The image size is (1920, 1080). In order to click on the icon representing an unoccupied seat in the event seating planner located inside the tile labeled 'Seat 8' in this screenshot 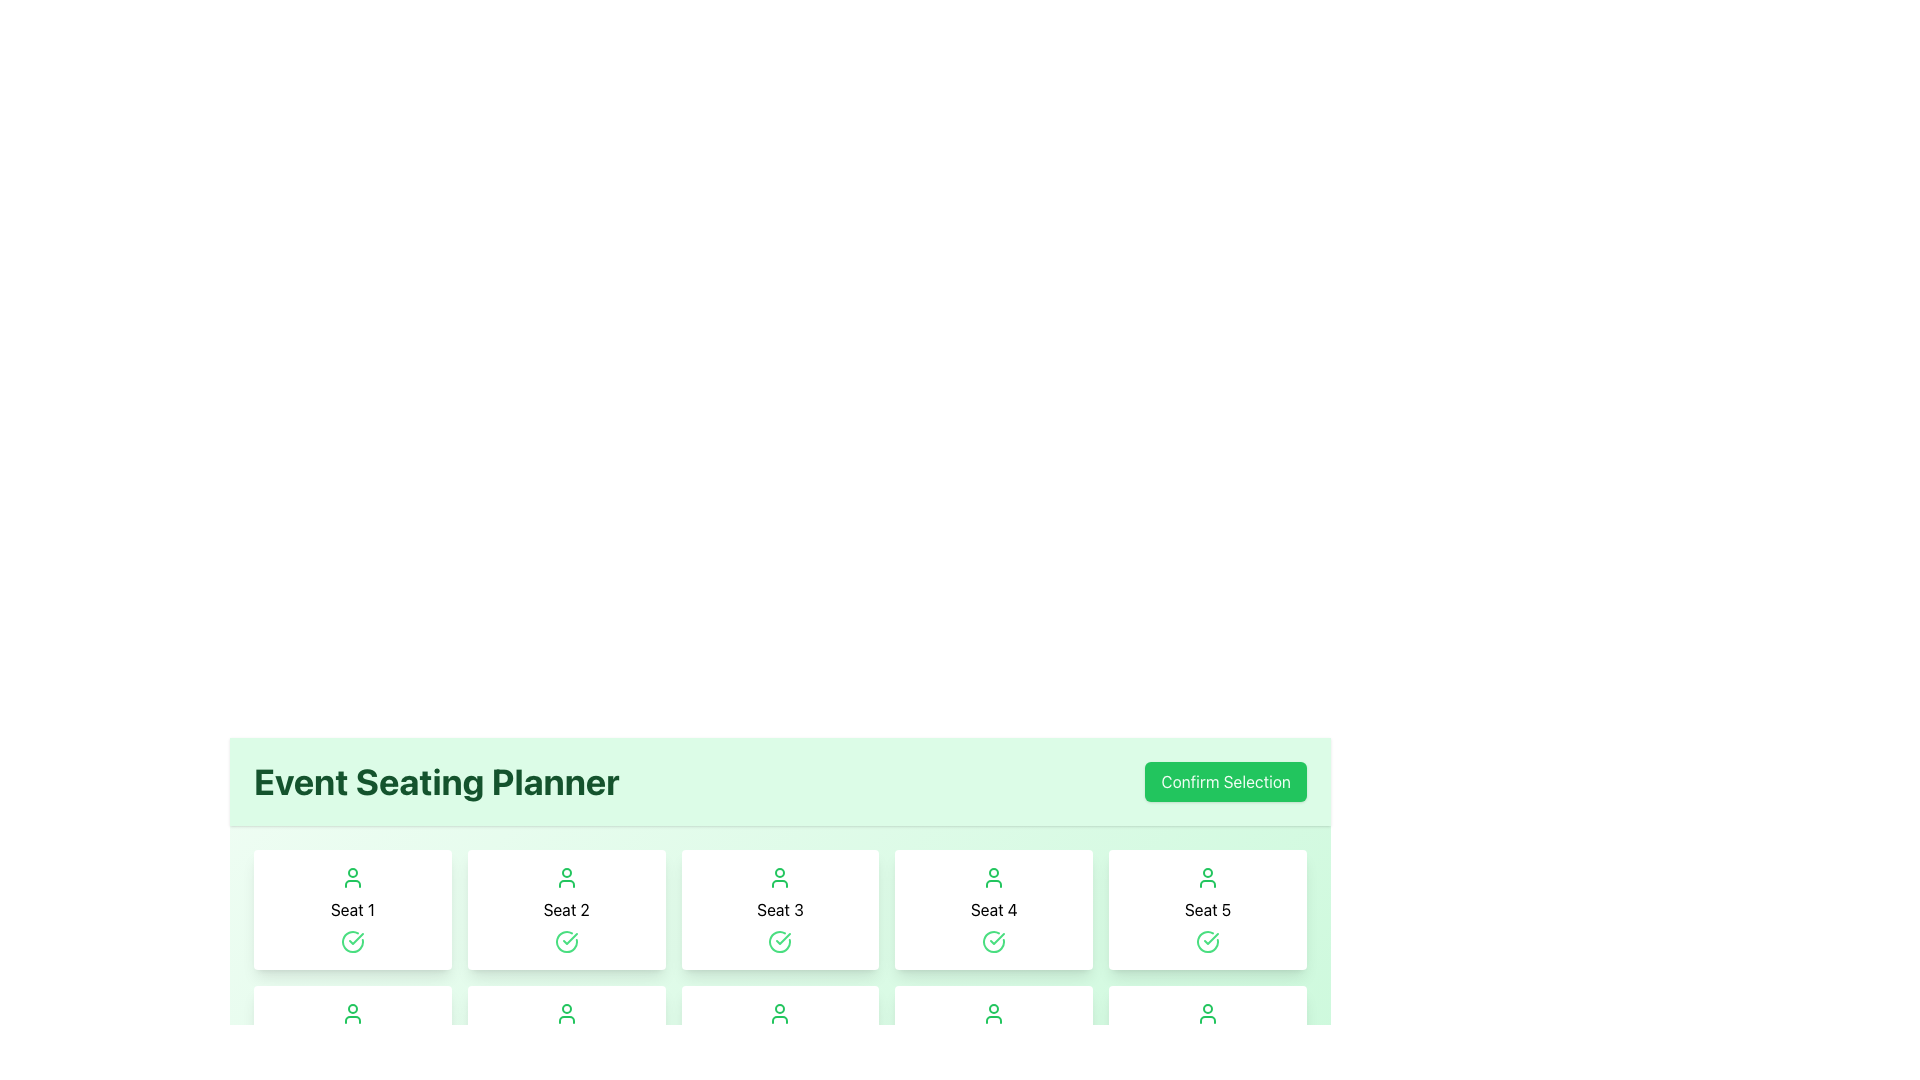, I will do `click(779, 1014)`.